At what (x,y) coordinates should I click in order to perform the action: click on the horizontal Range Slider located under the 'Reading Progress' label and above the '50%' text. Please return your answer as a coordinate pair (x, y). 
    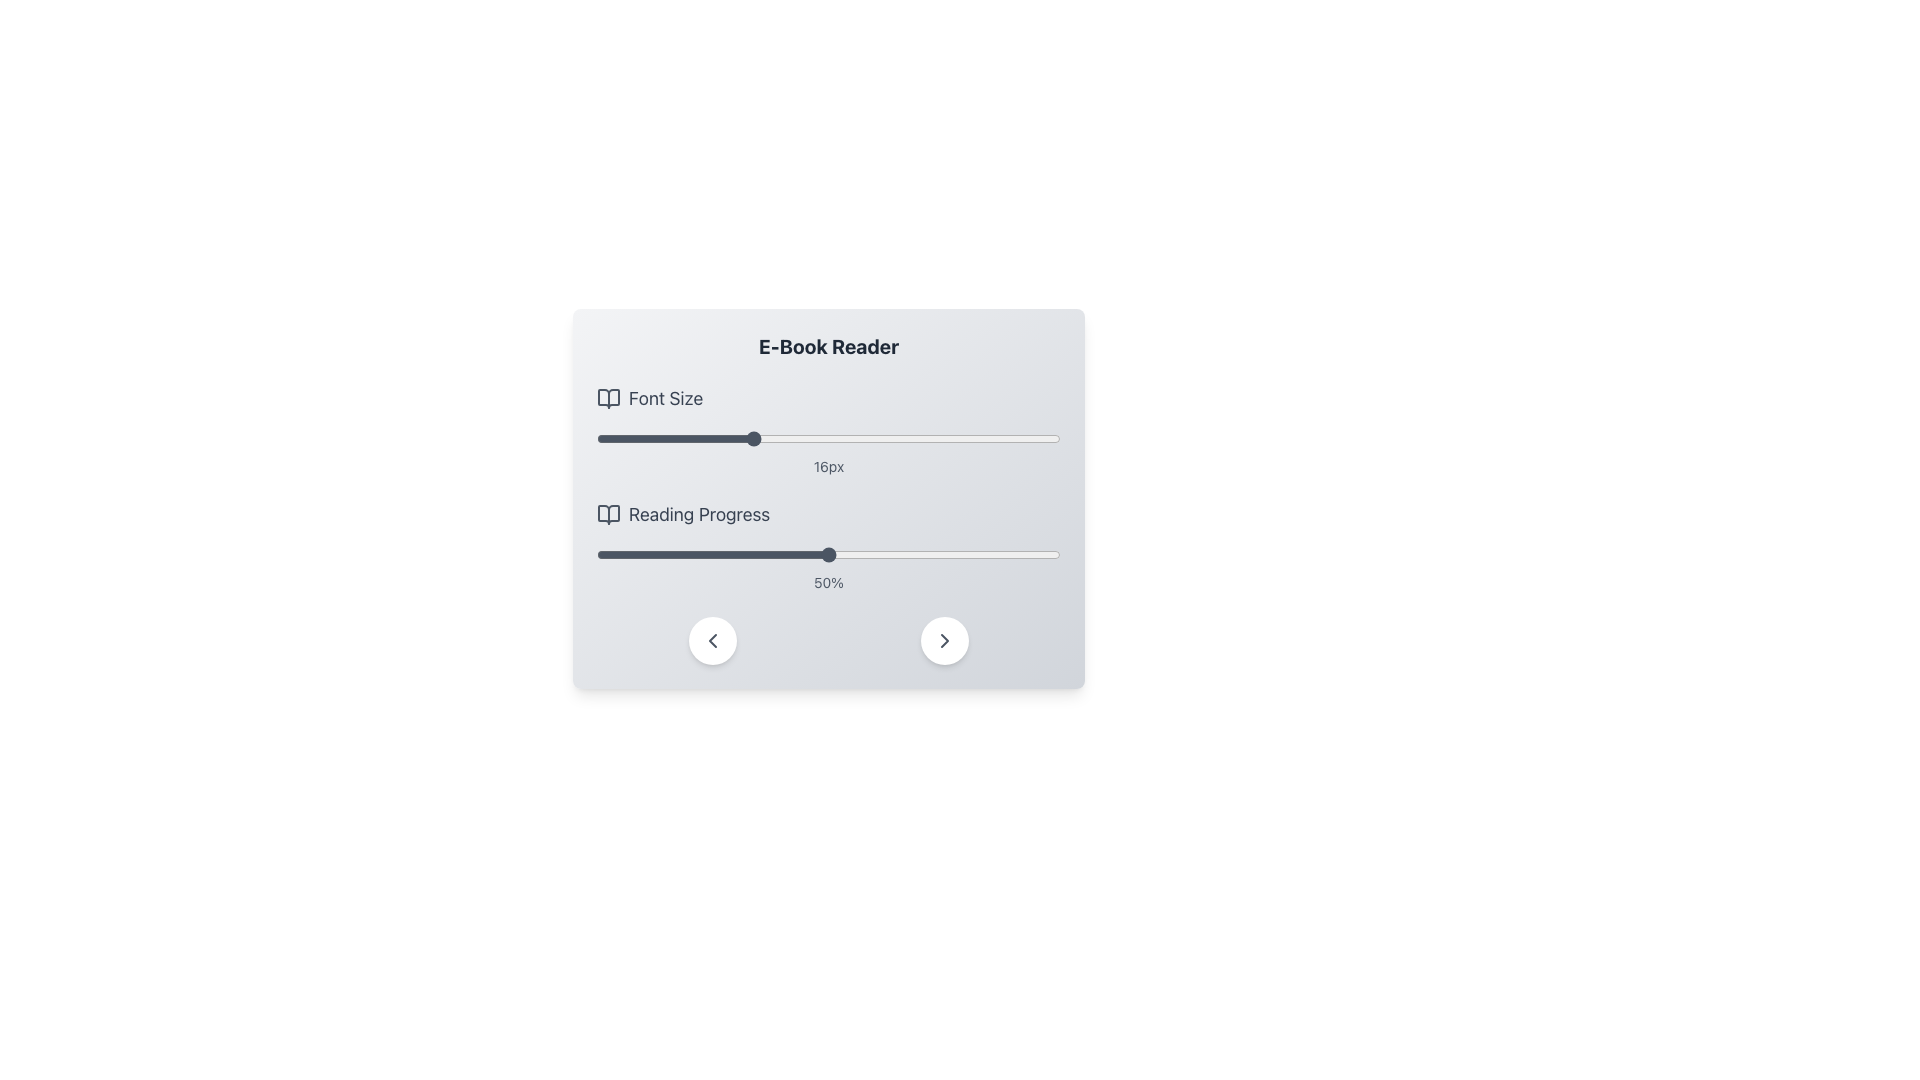
    Looking at the image, I should click on (829, 555).